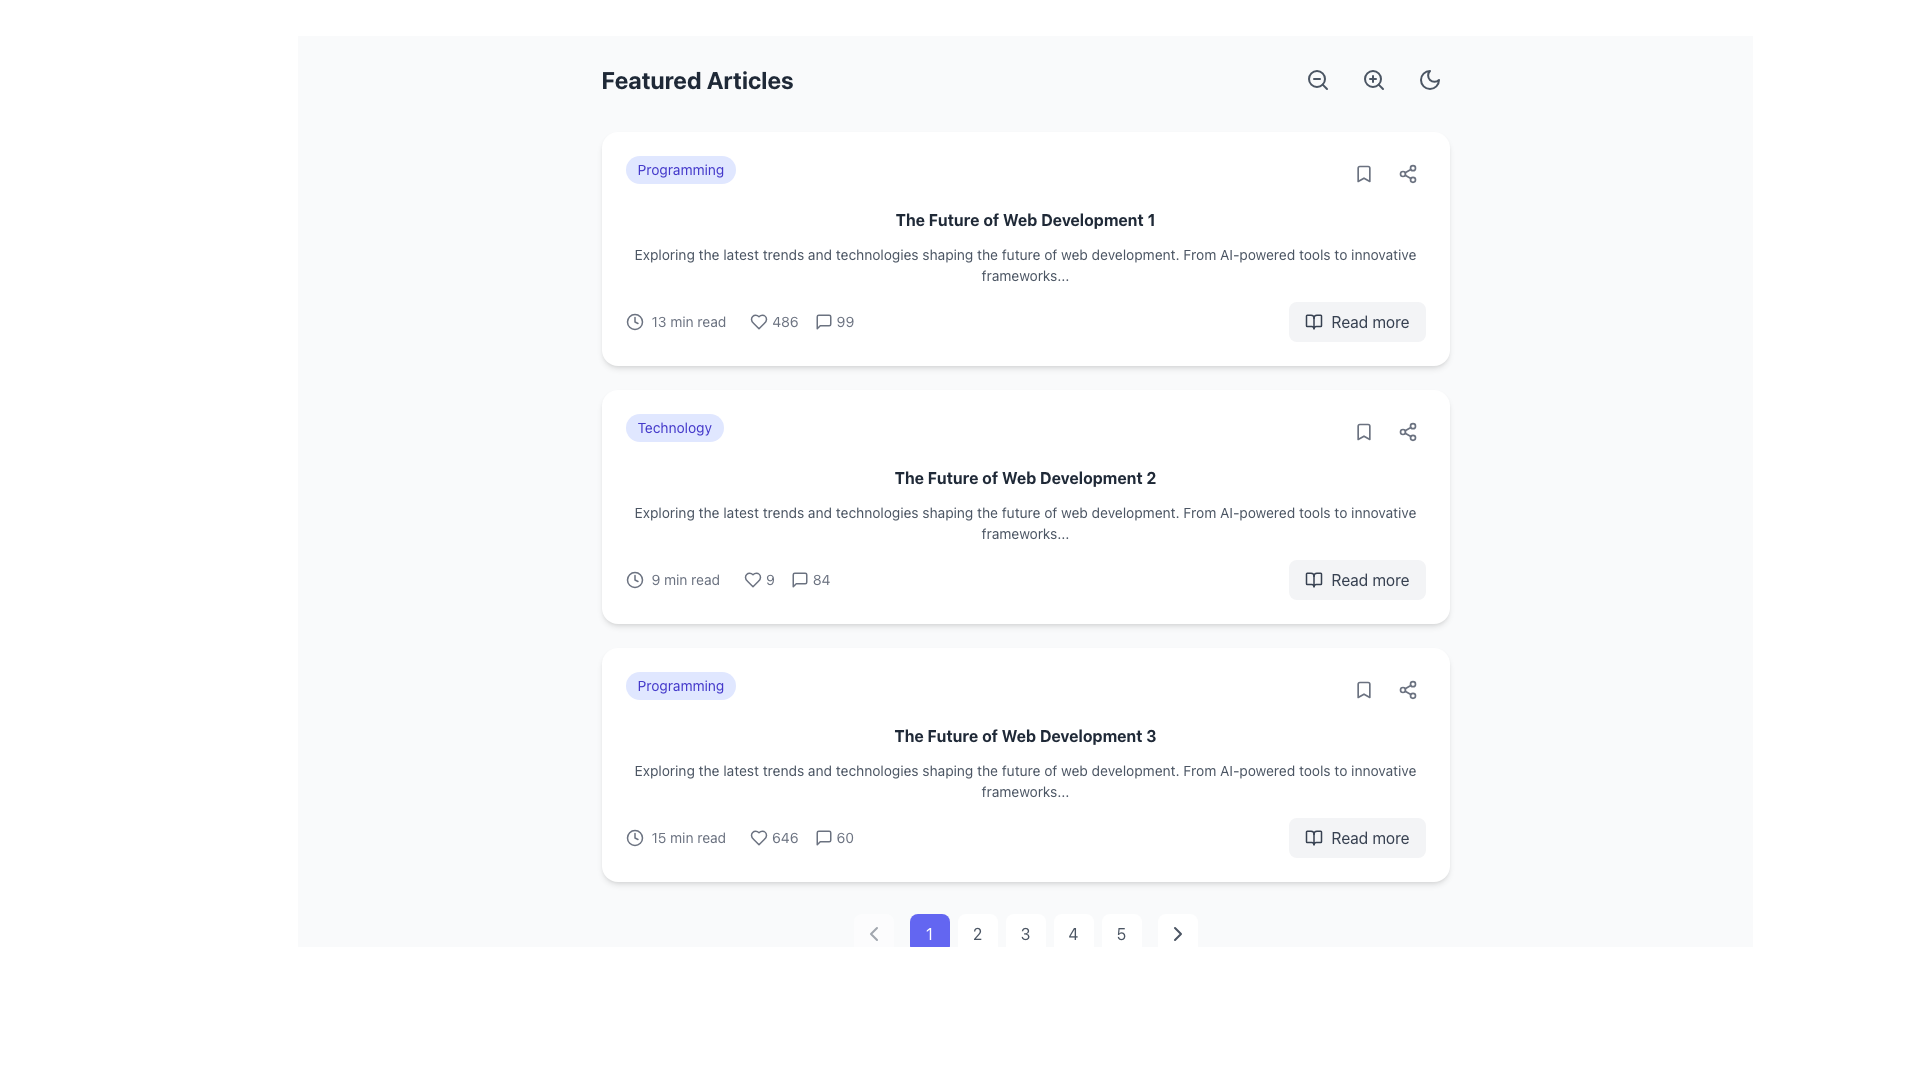 The width and height of the screenshot is (1920, 1080). I want to click on the bookmark icon located at the upper right corner of the second article card to bookmark the article, so click(1362, 431).